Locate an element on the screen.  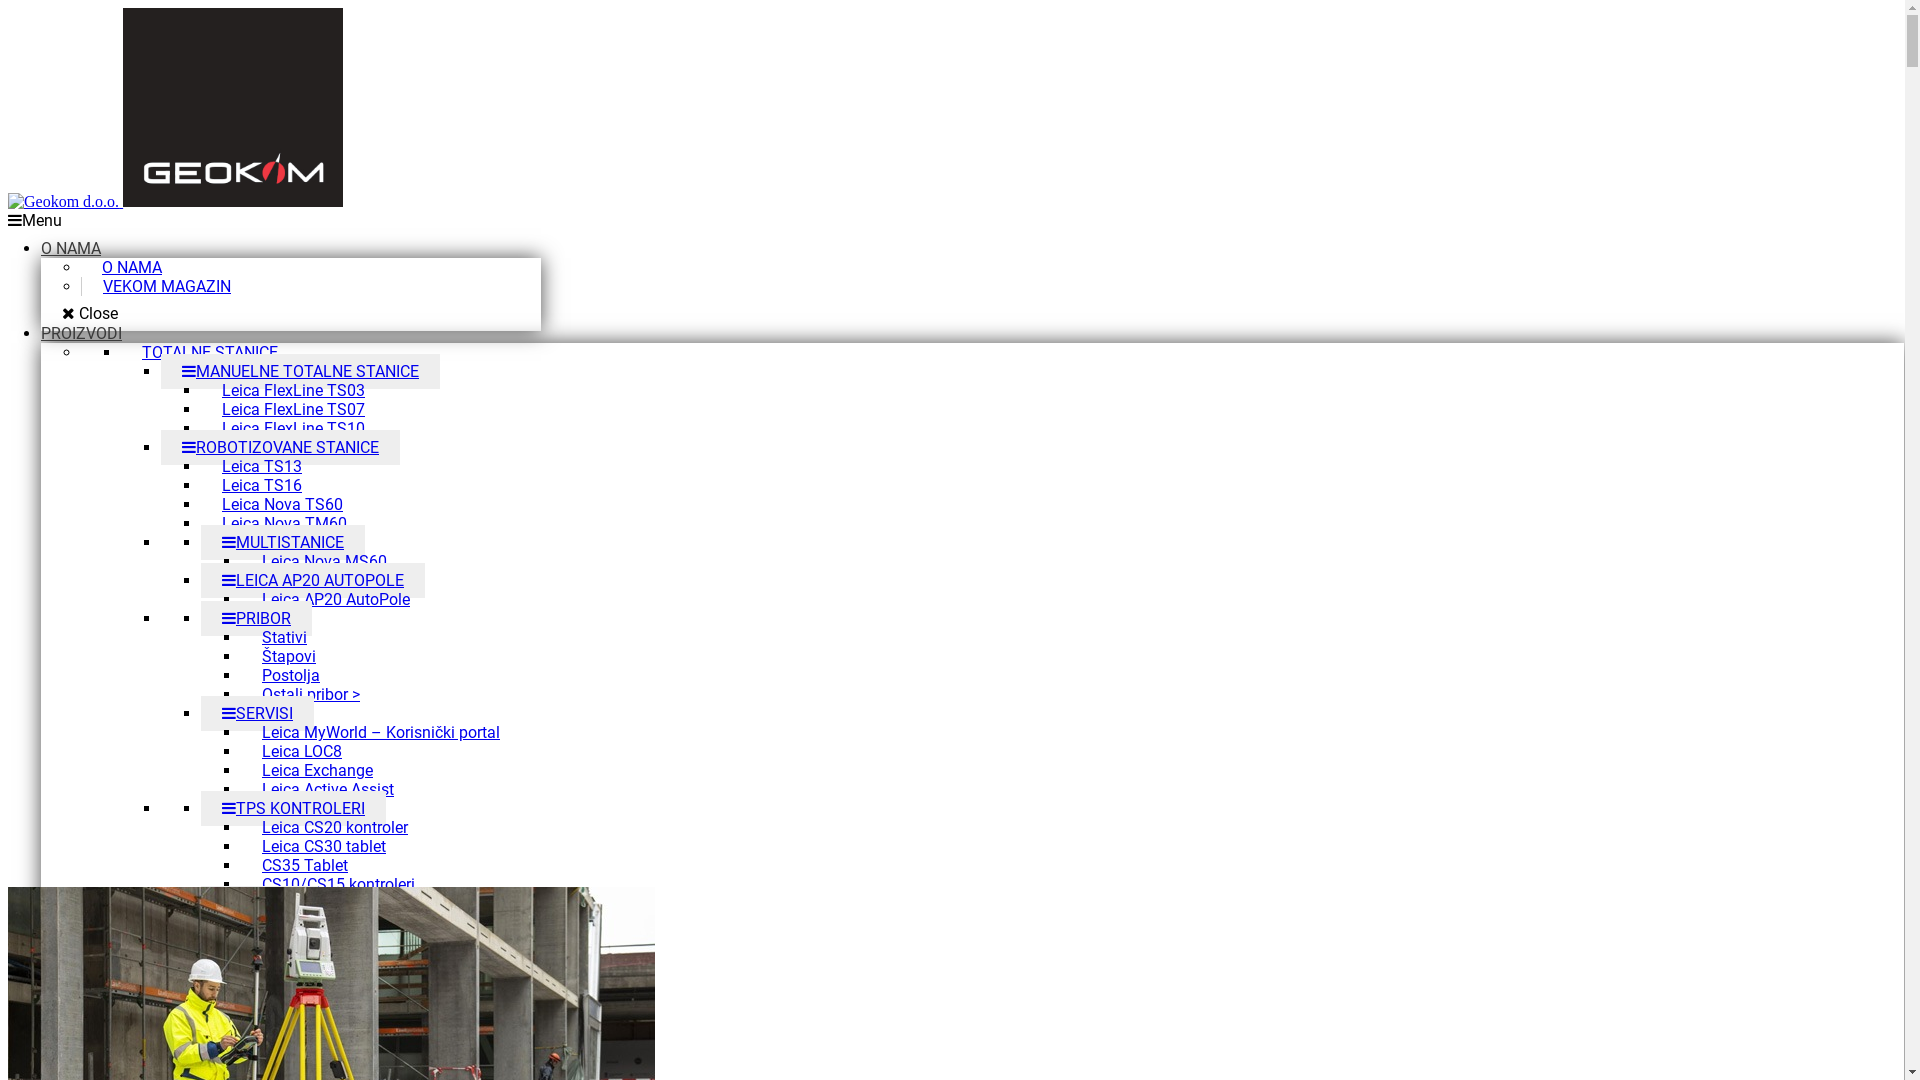
'CS35 Tablet' is located at coordinates (304, 864).